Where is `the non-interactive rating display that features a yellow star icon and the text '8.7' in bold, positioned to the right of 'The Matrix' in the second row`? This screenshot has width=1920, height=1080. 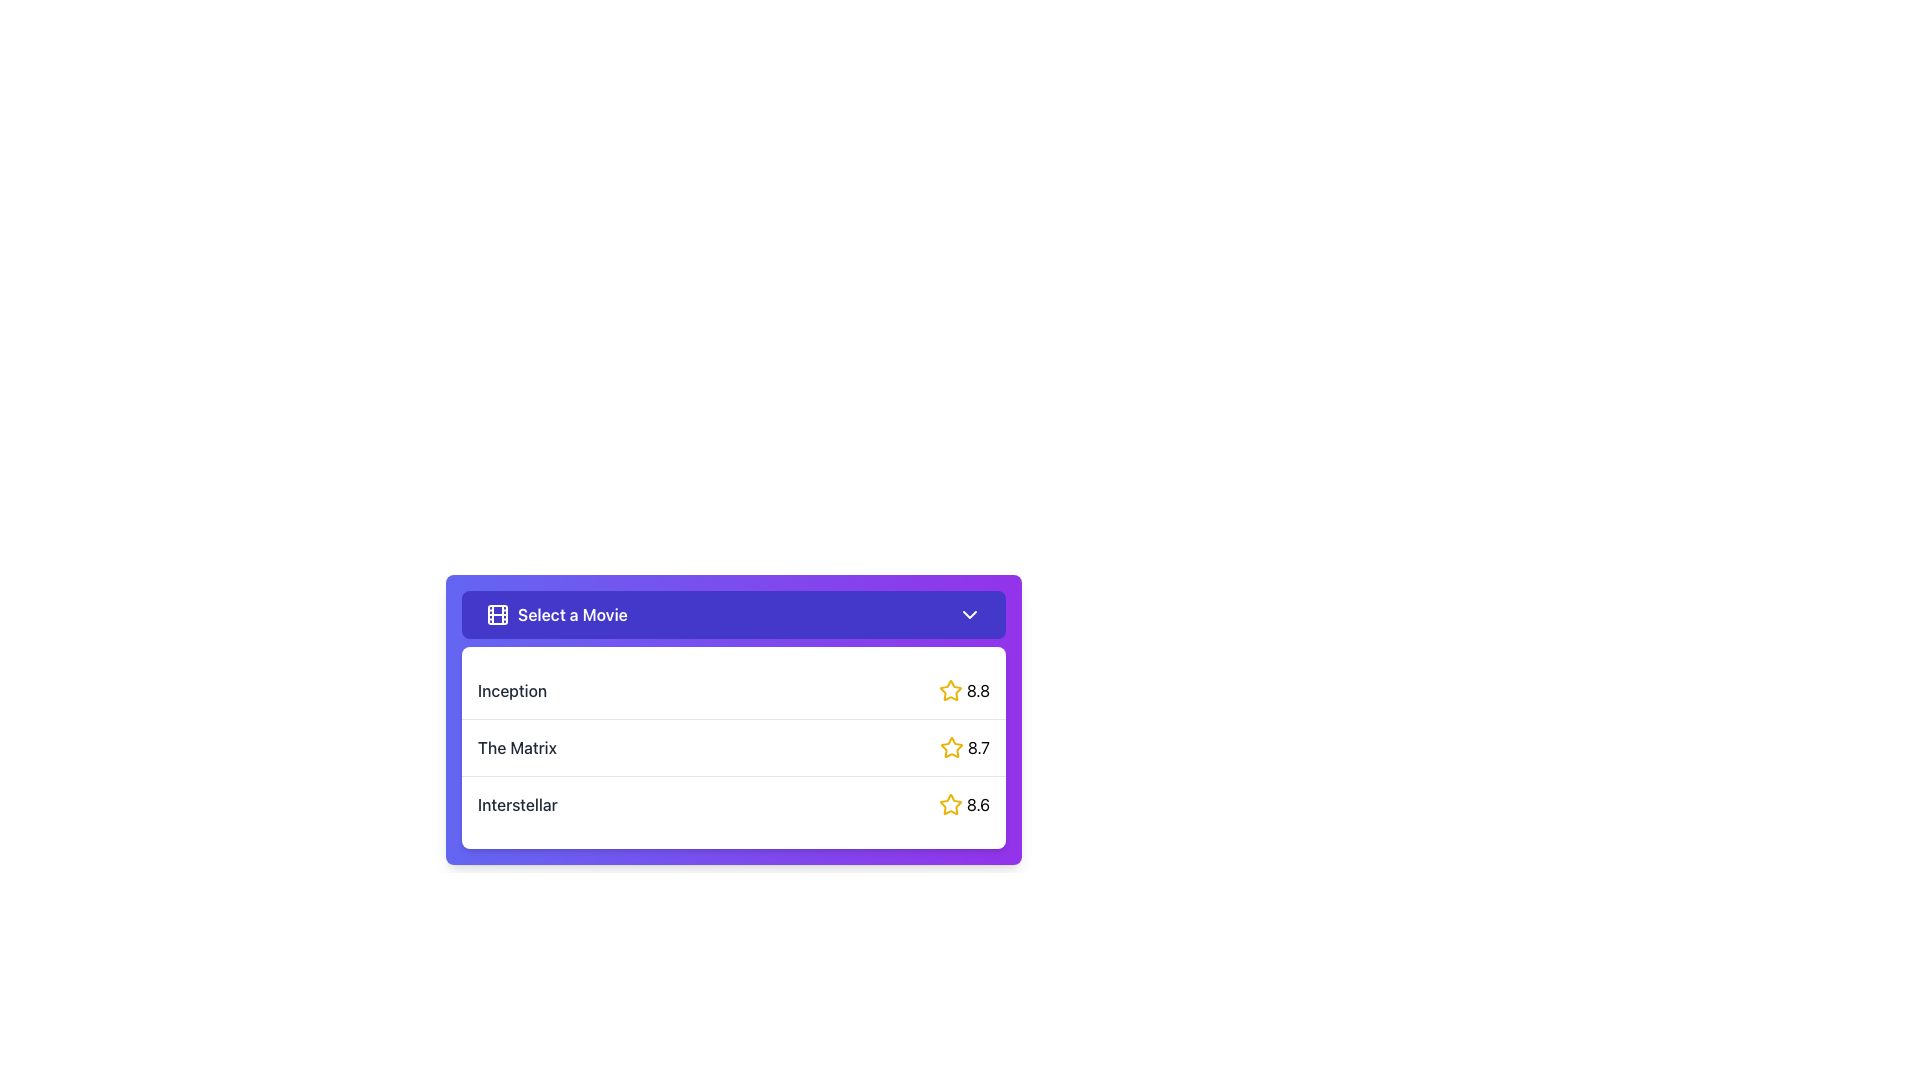
the non-interactive rating display that features a yellow star icon and the text '8.7' in bold, positioned to the right of 'The Matrix' in the second row is located at coordinates (964, 748).